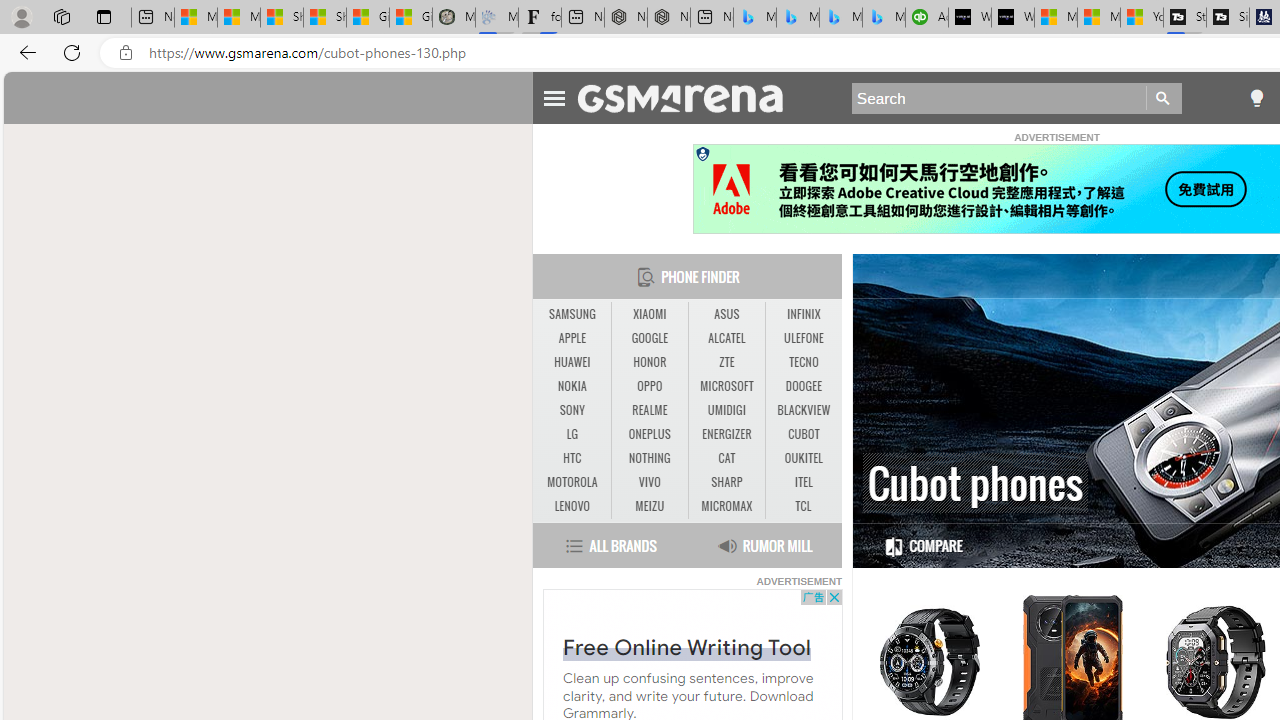  What do you see at coordinates (726, 433) in the screenshot?
I see `'ENERGIZER'` at bounding box center [726, 433].